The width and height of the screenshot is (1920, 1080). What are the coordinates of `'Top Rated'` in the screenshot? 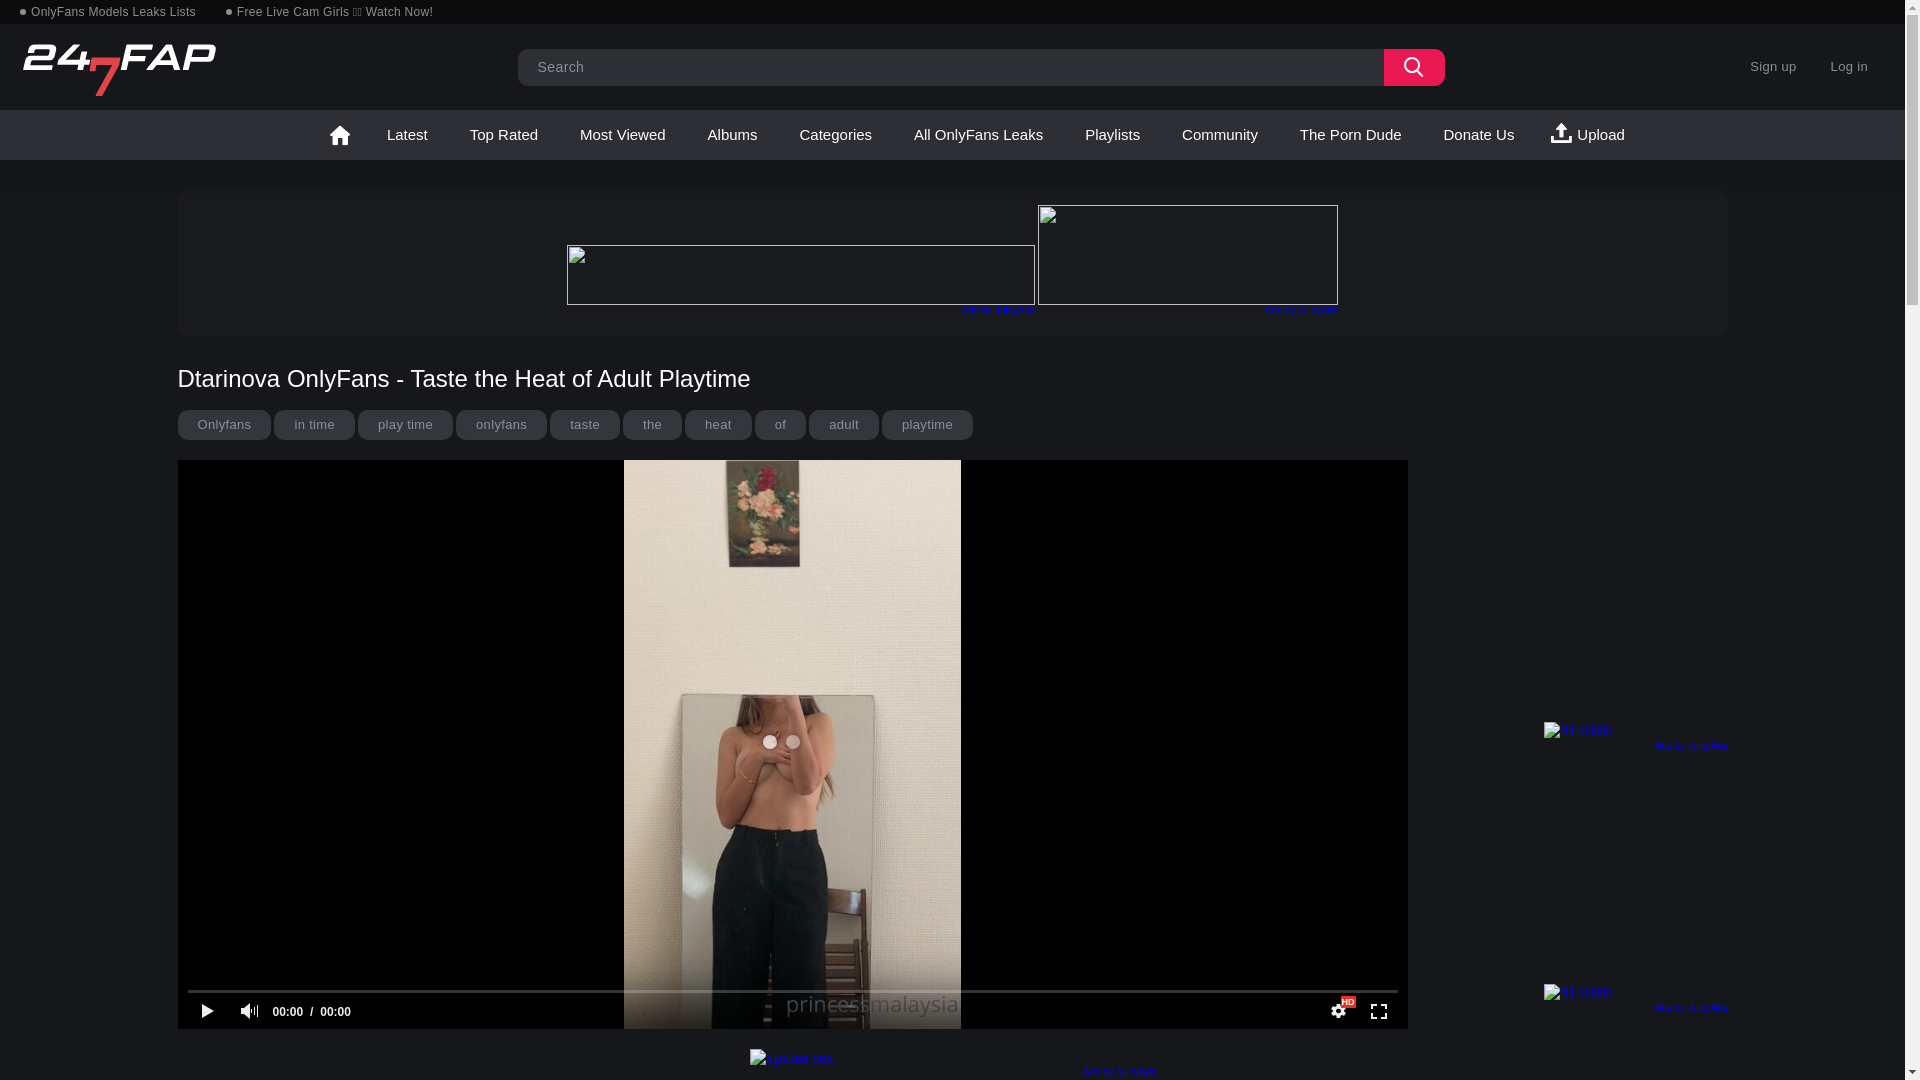 It's located at (504, 135).